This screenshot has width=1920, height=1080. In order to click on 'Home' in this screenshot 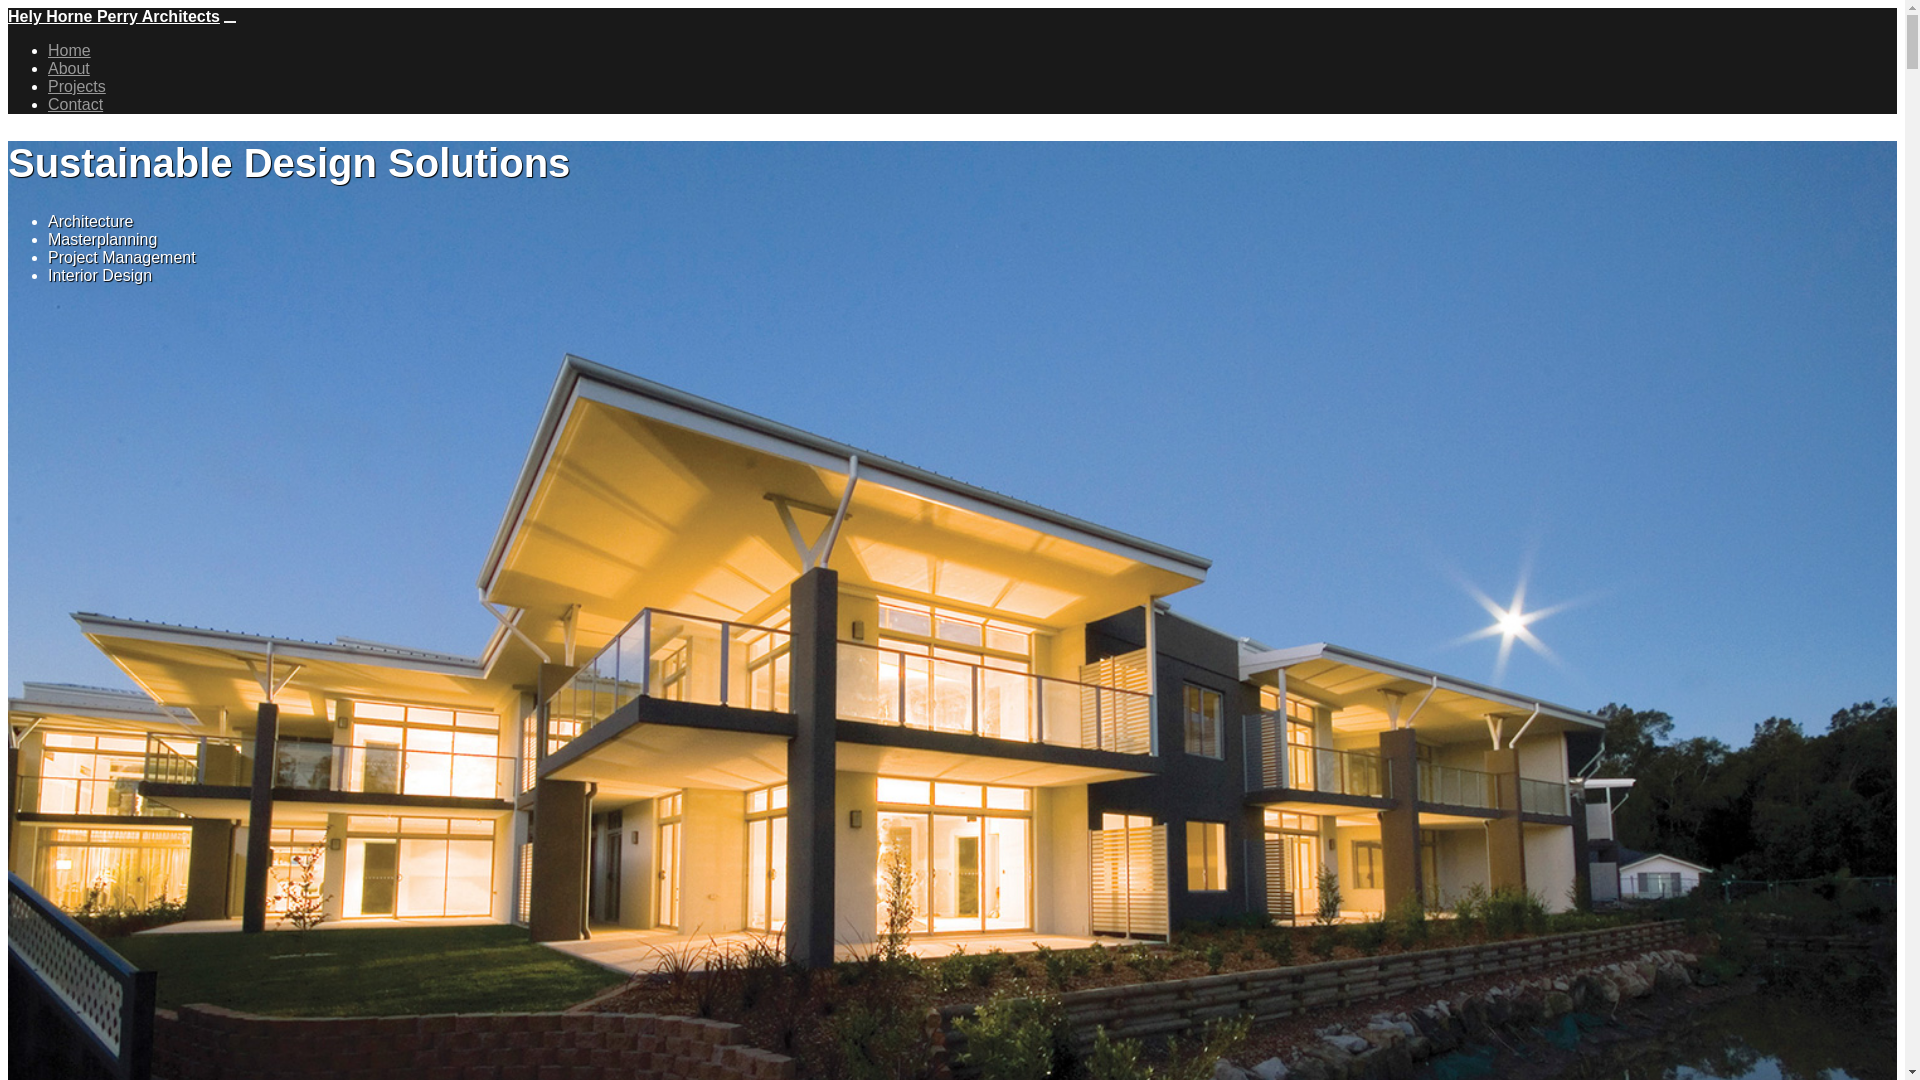, I will do `click(69, 49)`.